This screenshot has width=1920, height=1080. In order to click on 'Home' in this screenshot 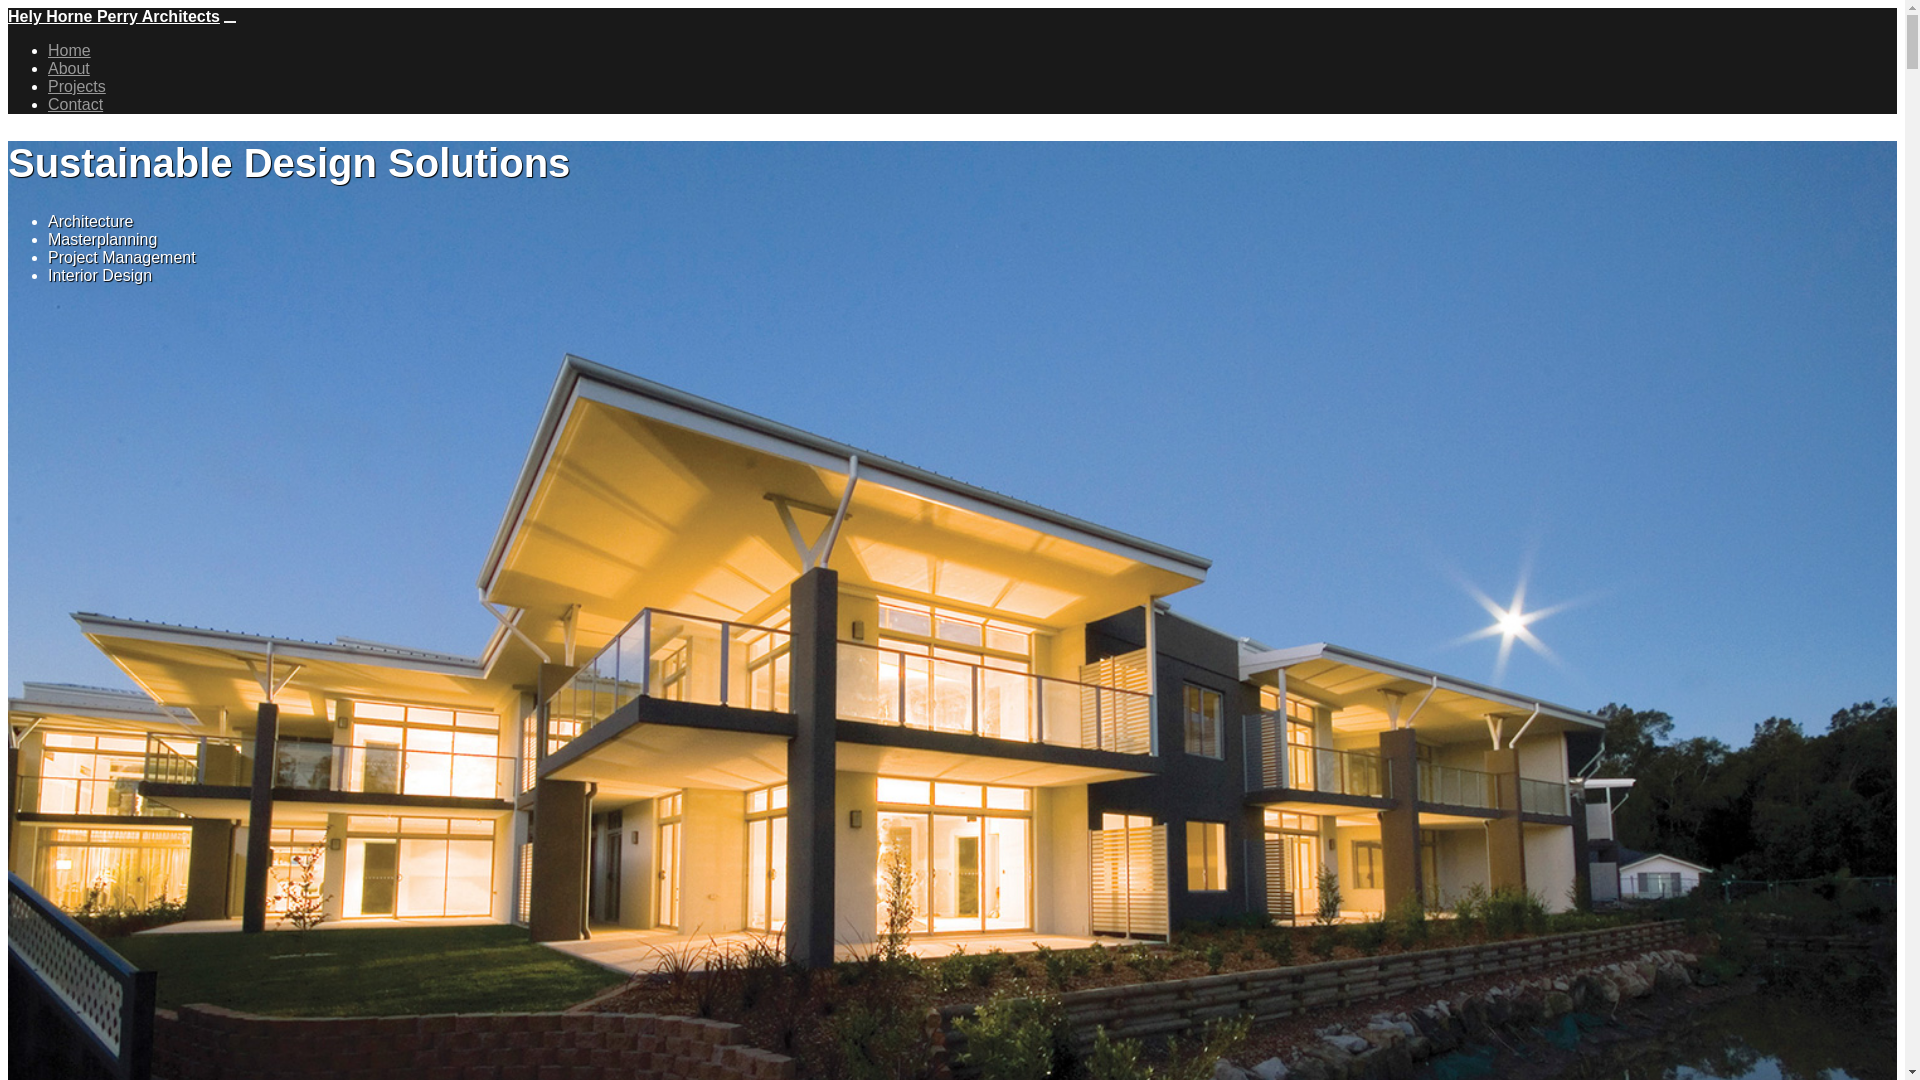, I will do `click(69, 49)`.